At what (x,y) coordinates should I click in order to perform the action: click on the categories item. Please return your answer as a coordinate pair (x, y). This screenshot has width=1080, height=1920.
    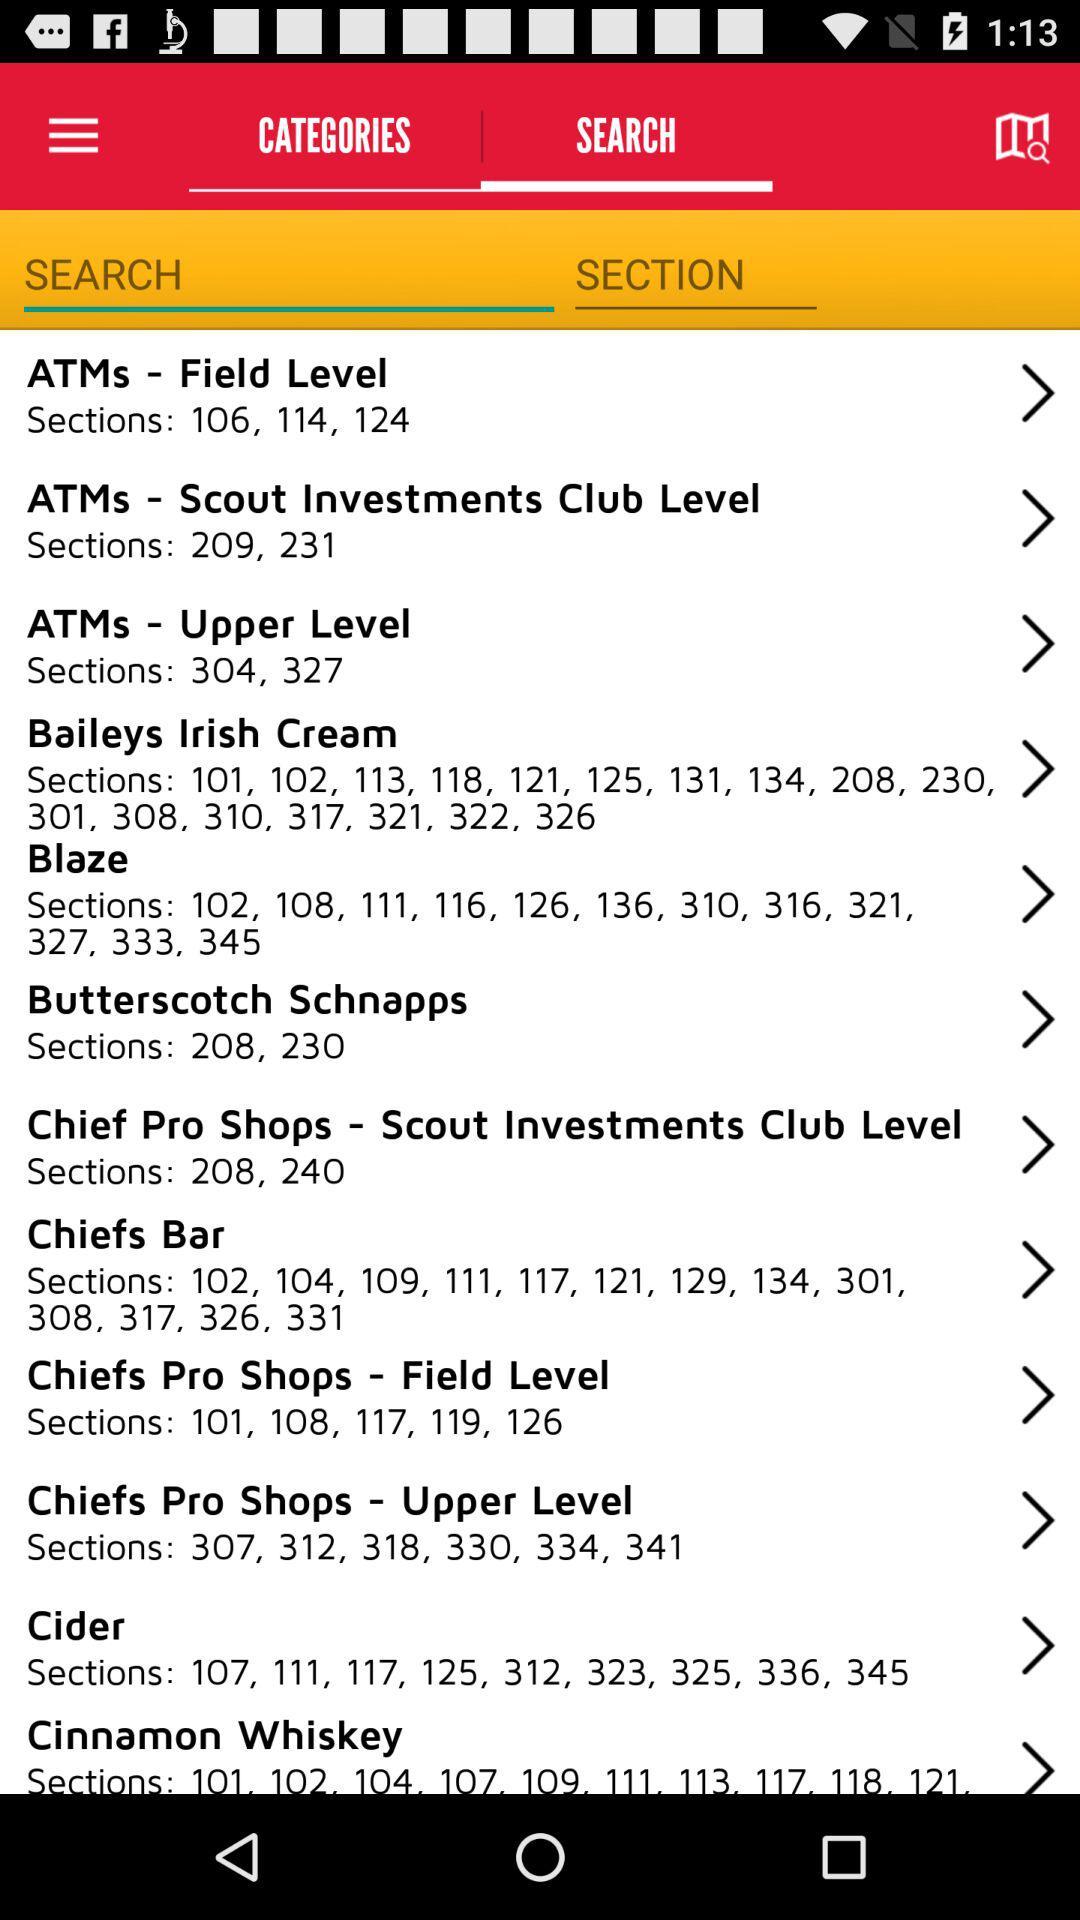
    Looking at the image, I should click on (333, 135).